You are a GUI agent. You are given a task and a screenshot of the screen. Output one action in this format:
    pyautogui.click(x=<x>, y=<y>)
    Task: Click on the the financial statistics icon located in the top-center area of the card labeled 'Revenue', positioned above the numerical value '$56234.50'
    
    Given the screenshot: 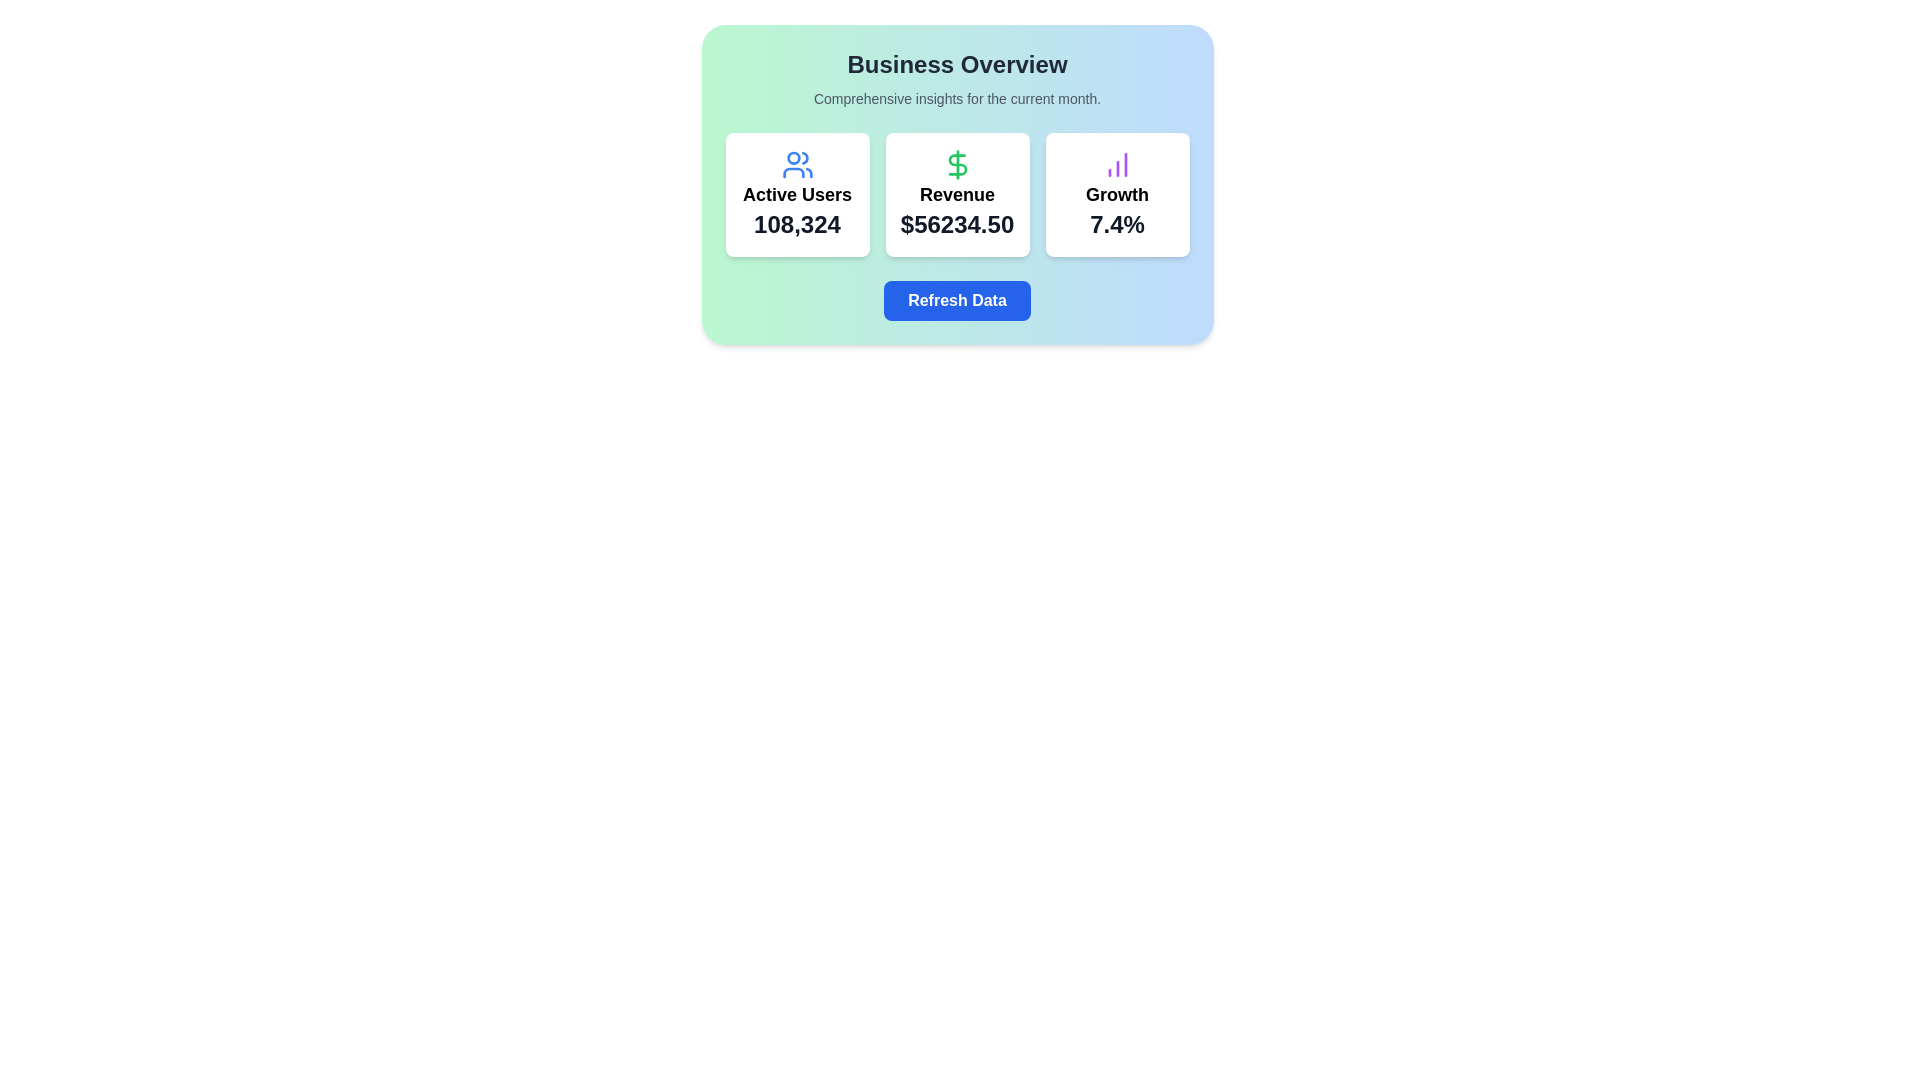 What is the action you would take?
    pyautogui.click(x=956, y=164)
    